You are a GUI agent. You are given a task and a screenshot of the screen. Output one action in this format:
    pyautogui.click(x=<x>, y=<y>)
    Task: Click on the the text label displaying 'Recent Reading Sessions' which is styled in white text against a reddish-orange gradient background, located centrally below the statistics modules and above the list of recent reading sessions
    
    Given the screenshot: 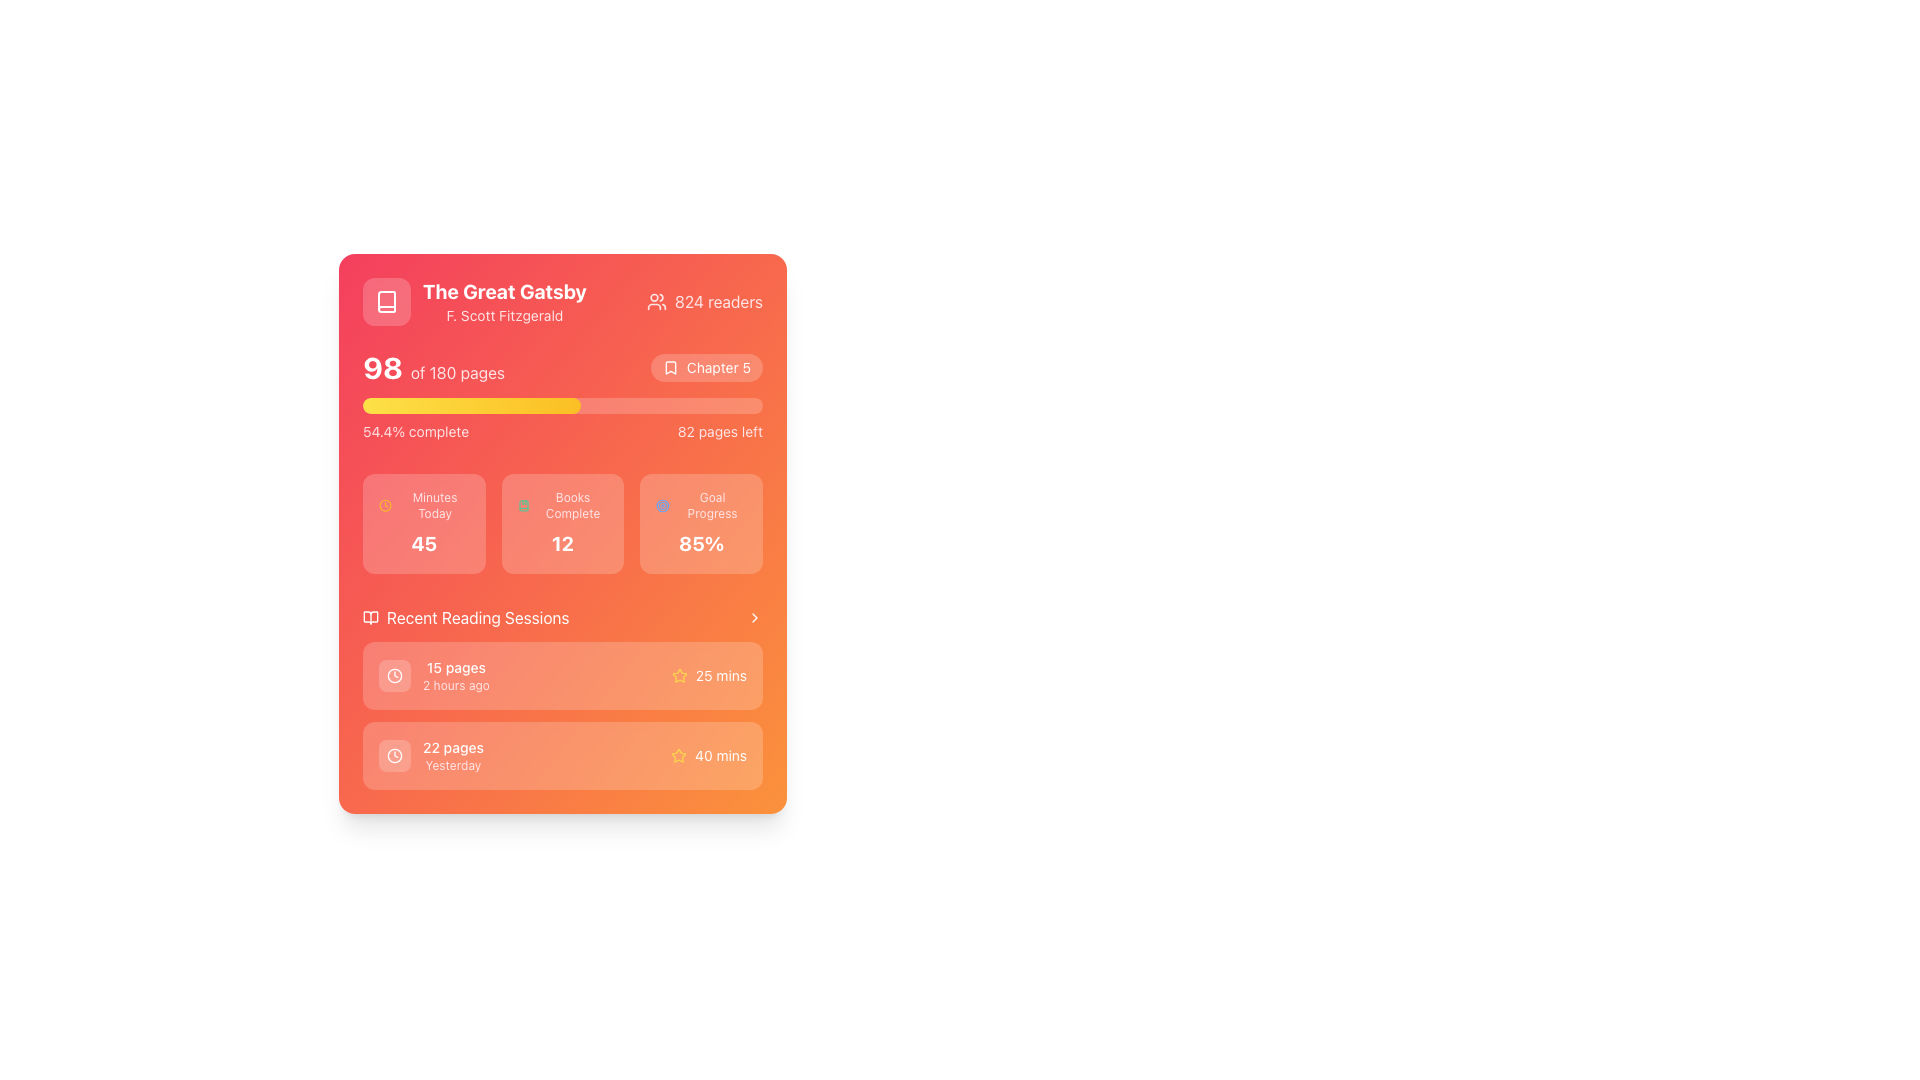 What is the action you would take?
    pyautogui.click(x=477, y=616)
    